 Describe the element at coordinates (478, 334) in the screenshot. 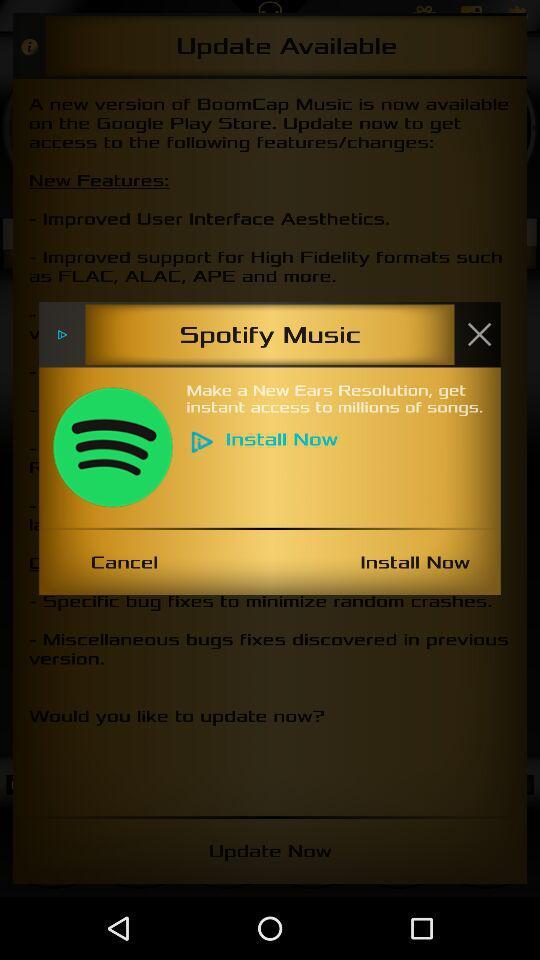

I see `the item to the right of spotify music` at that location.